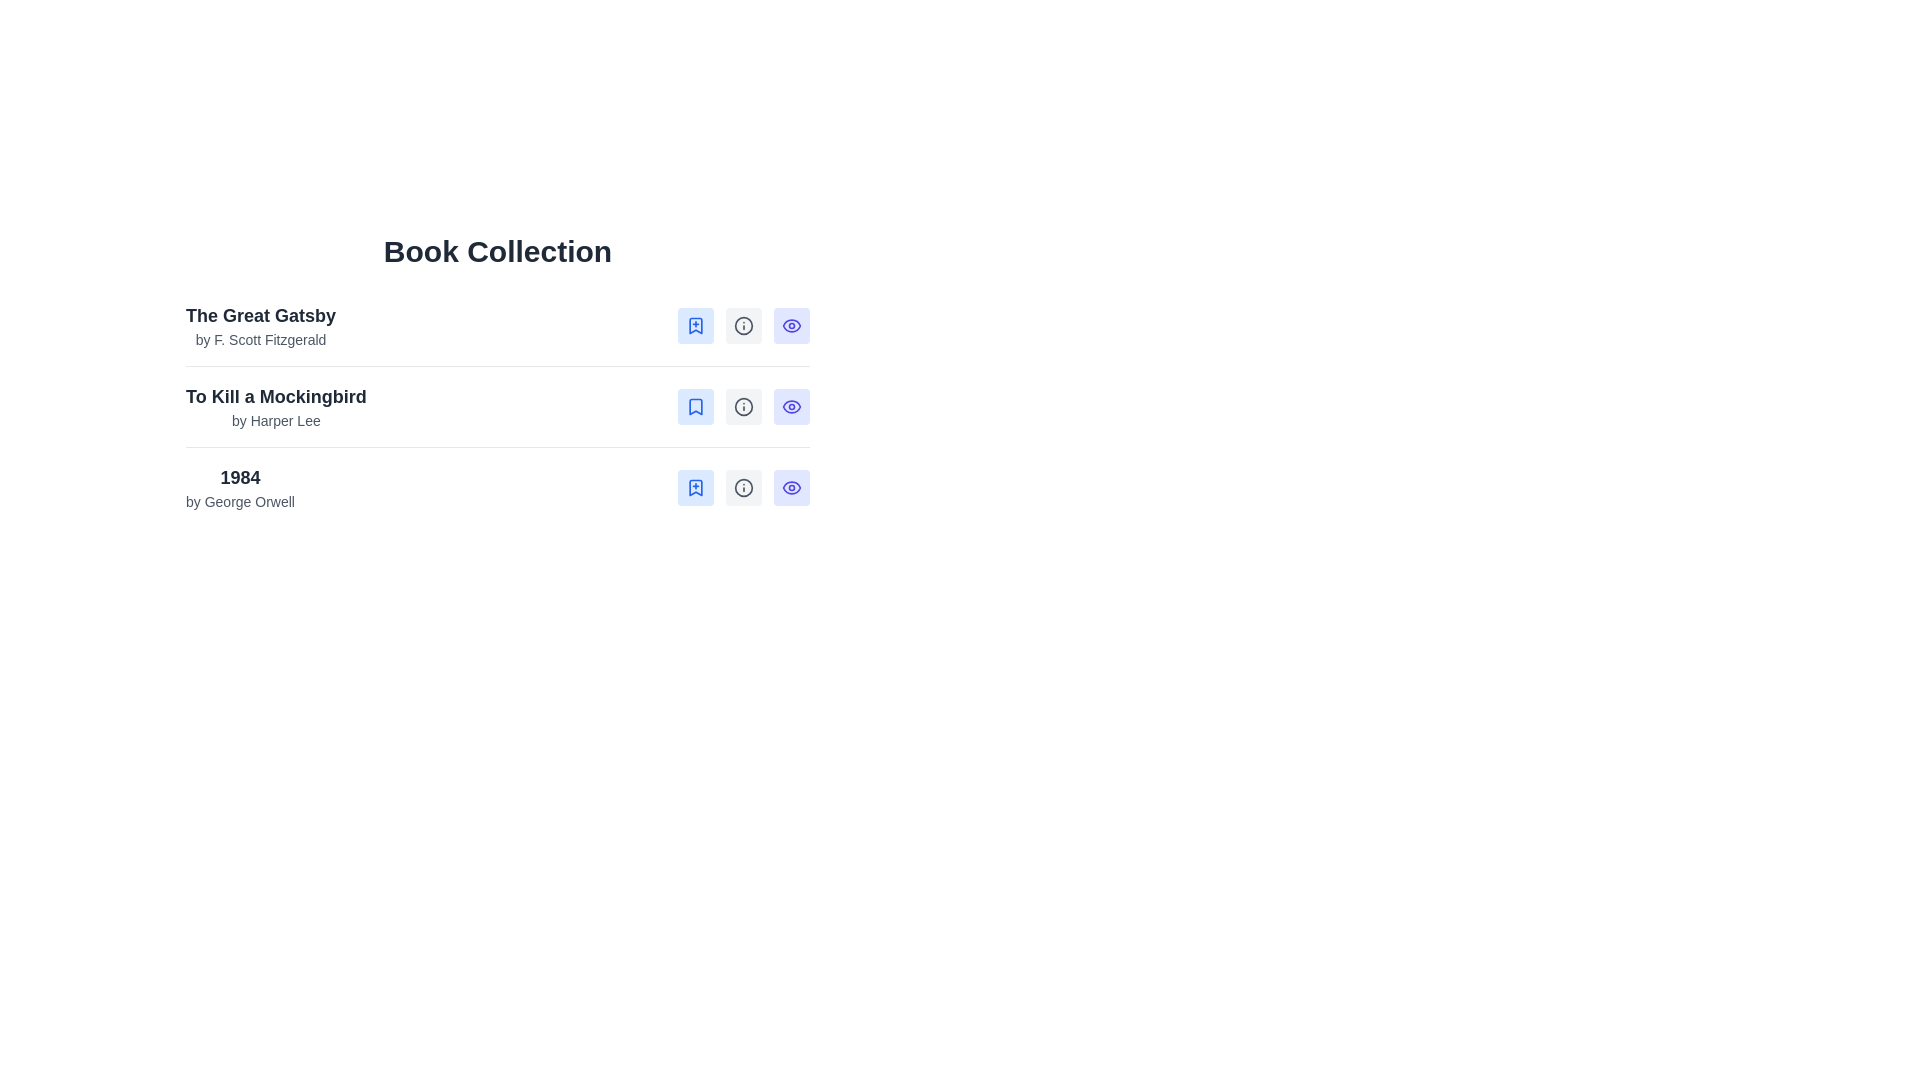  Describe the element at coordinates (743, 325) in the screenshot. I see `the information icon button, which is a circular light gray icon containing a lowercase 'i', located as the second icon in the row of interactive icons in the 'Book Collection' section` at that location.